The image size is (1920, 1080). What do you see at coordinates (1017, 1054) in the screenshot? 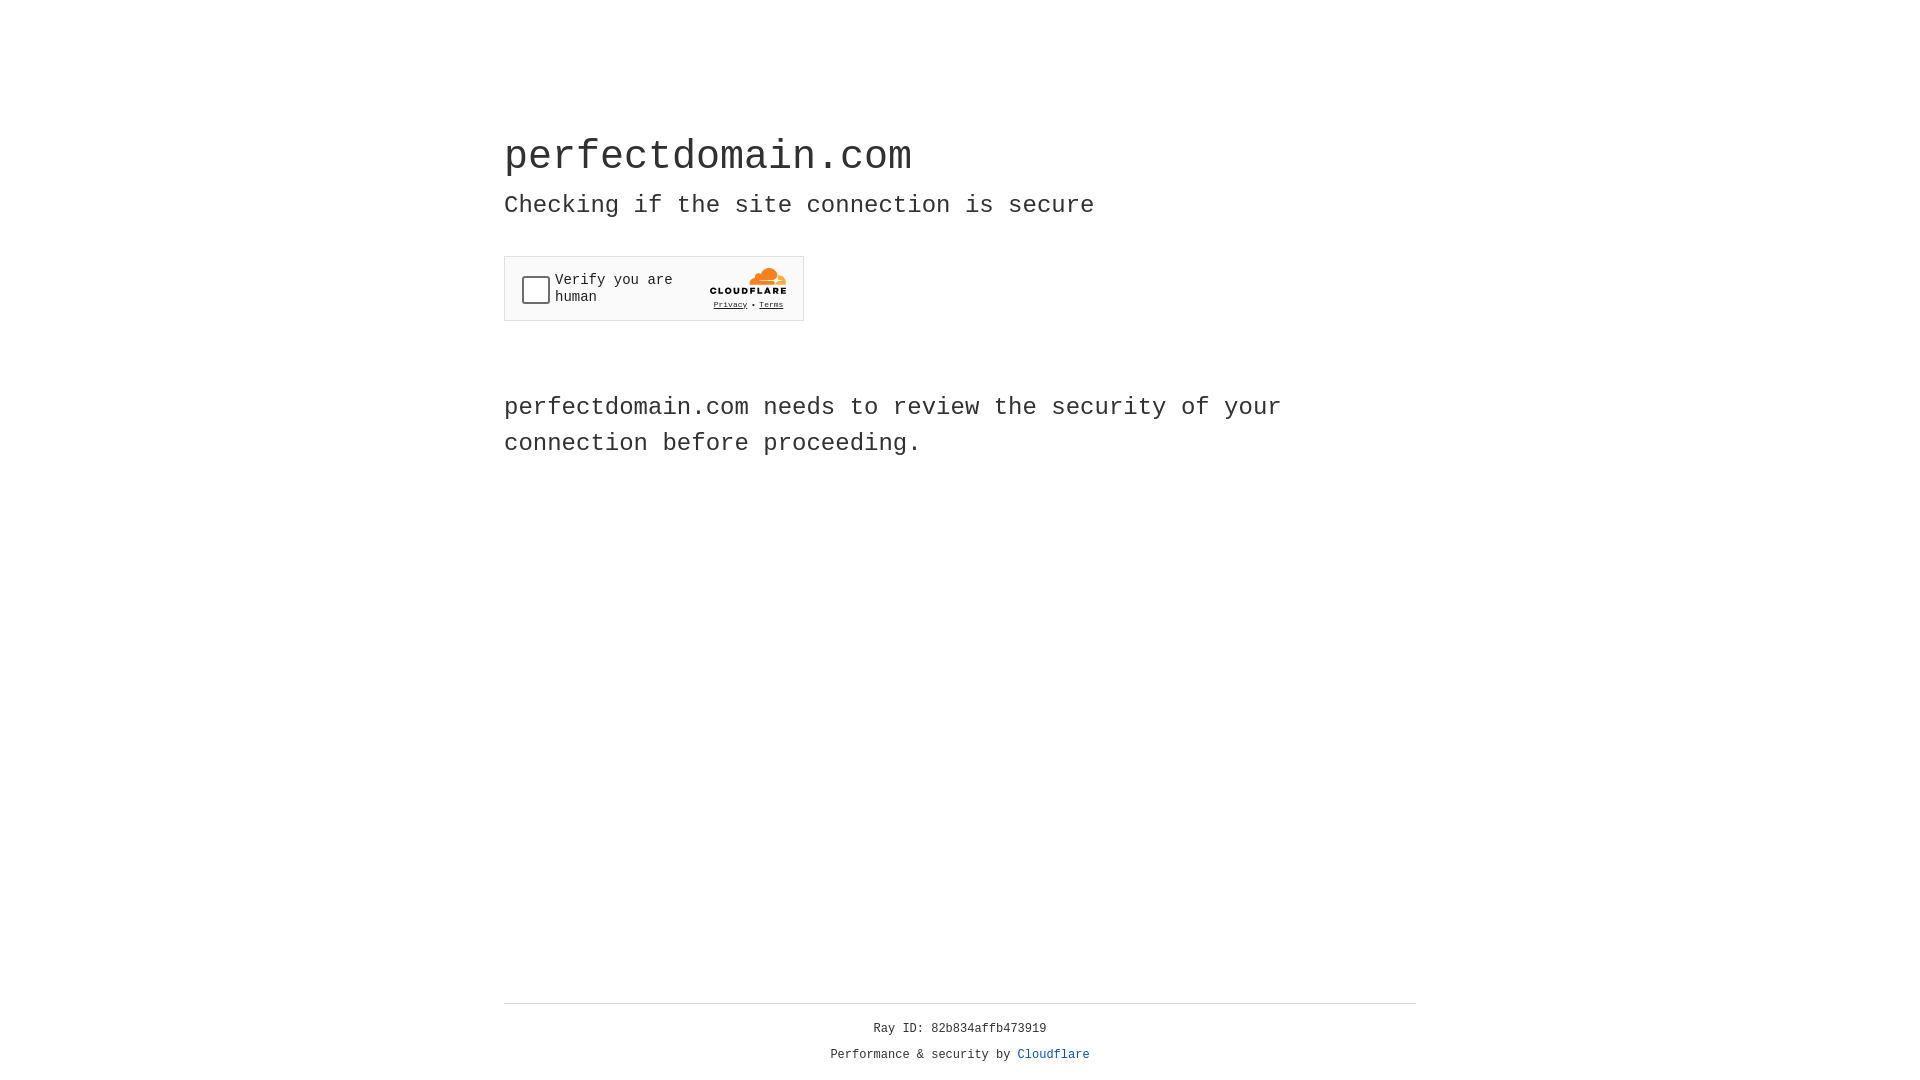
I see `'Cloudflare'` at bounding box center [1017, 1054].